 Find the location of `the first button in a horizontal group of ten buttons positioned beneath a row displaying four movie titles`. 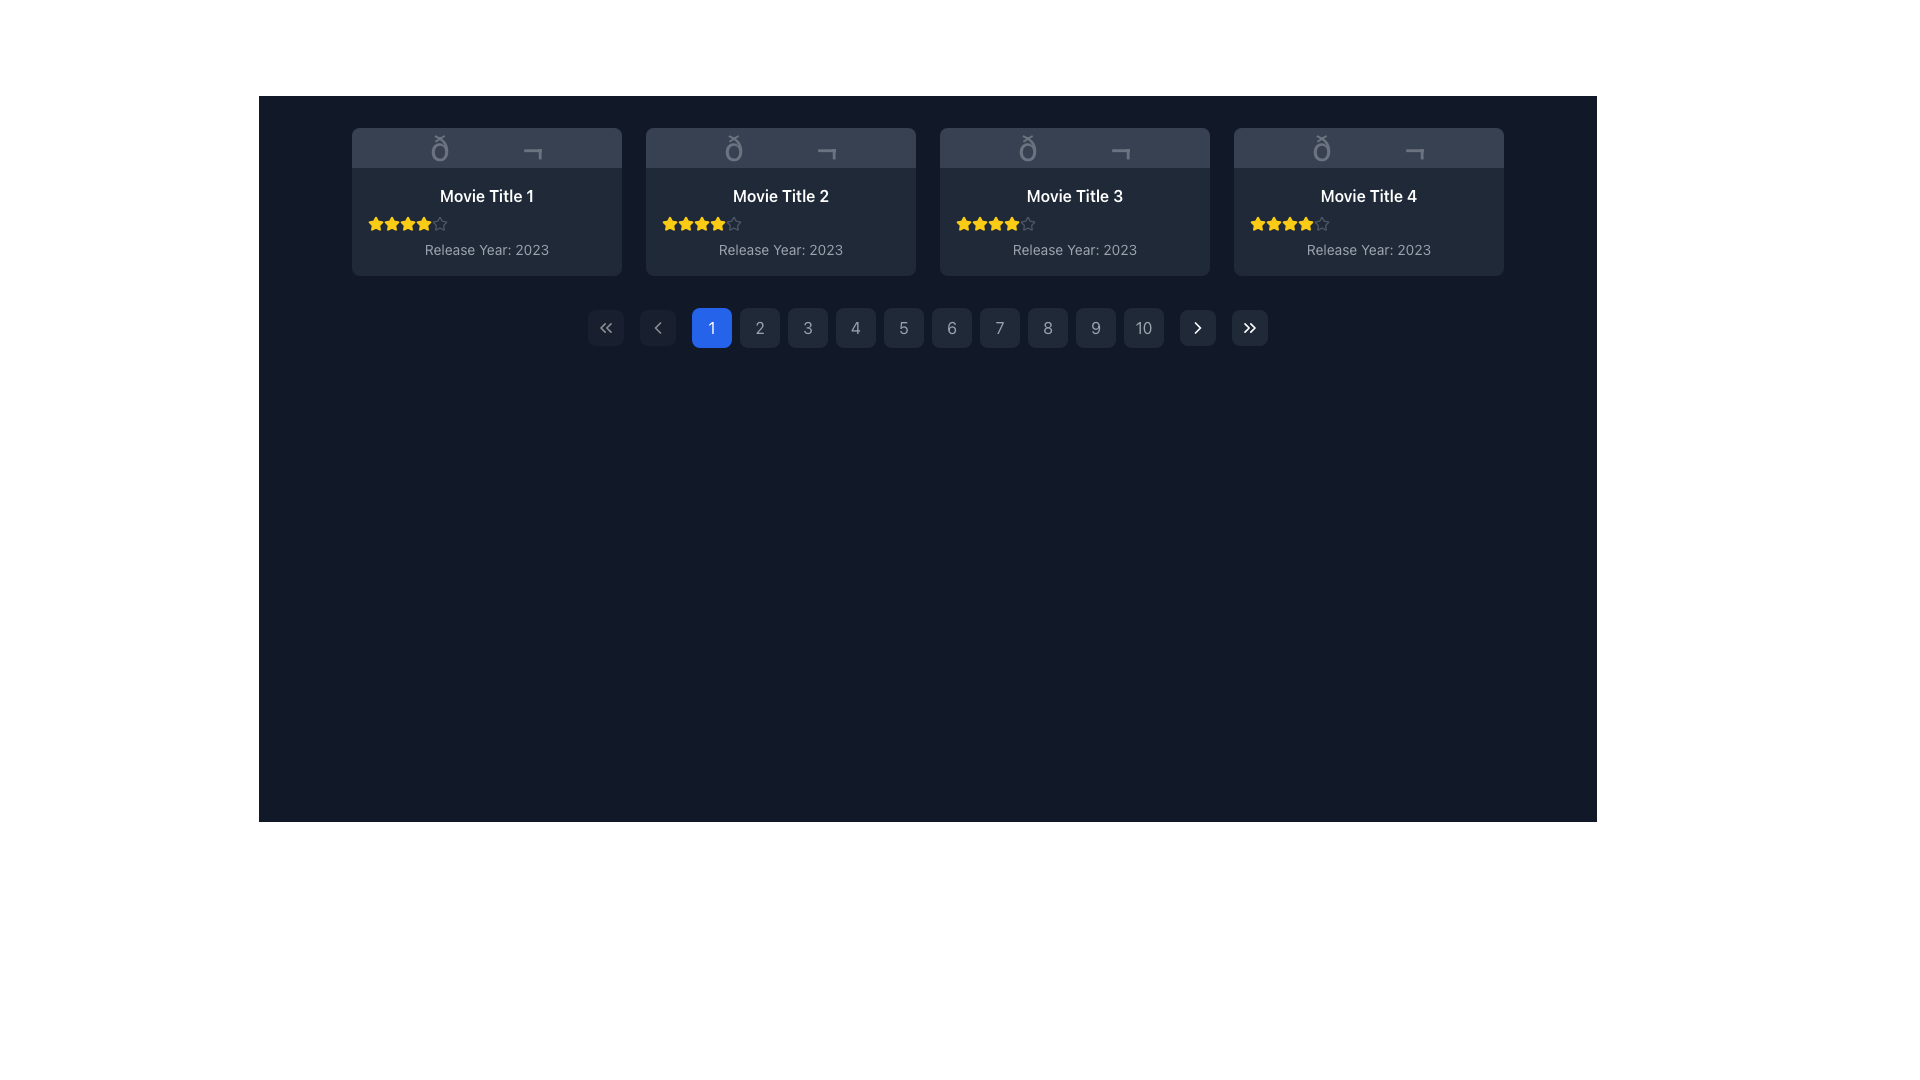

the first button in a horizontal group of ten buttons positioned beneath a row displaying four movie titles is located at coordinates (711, 326).